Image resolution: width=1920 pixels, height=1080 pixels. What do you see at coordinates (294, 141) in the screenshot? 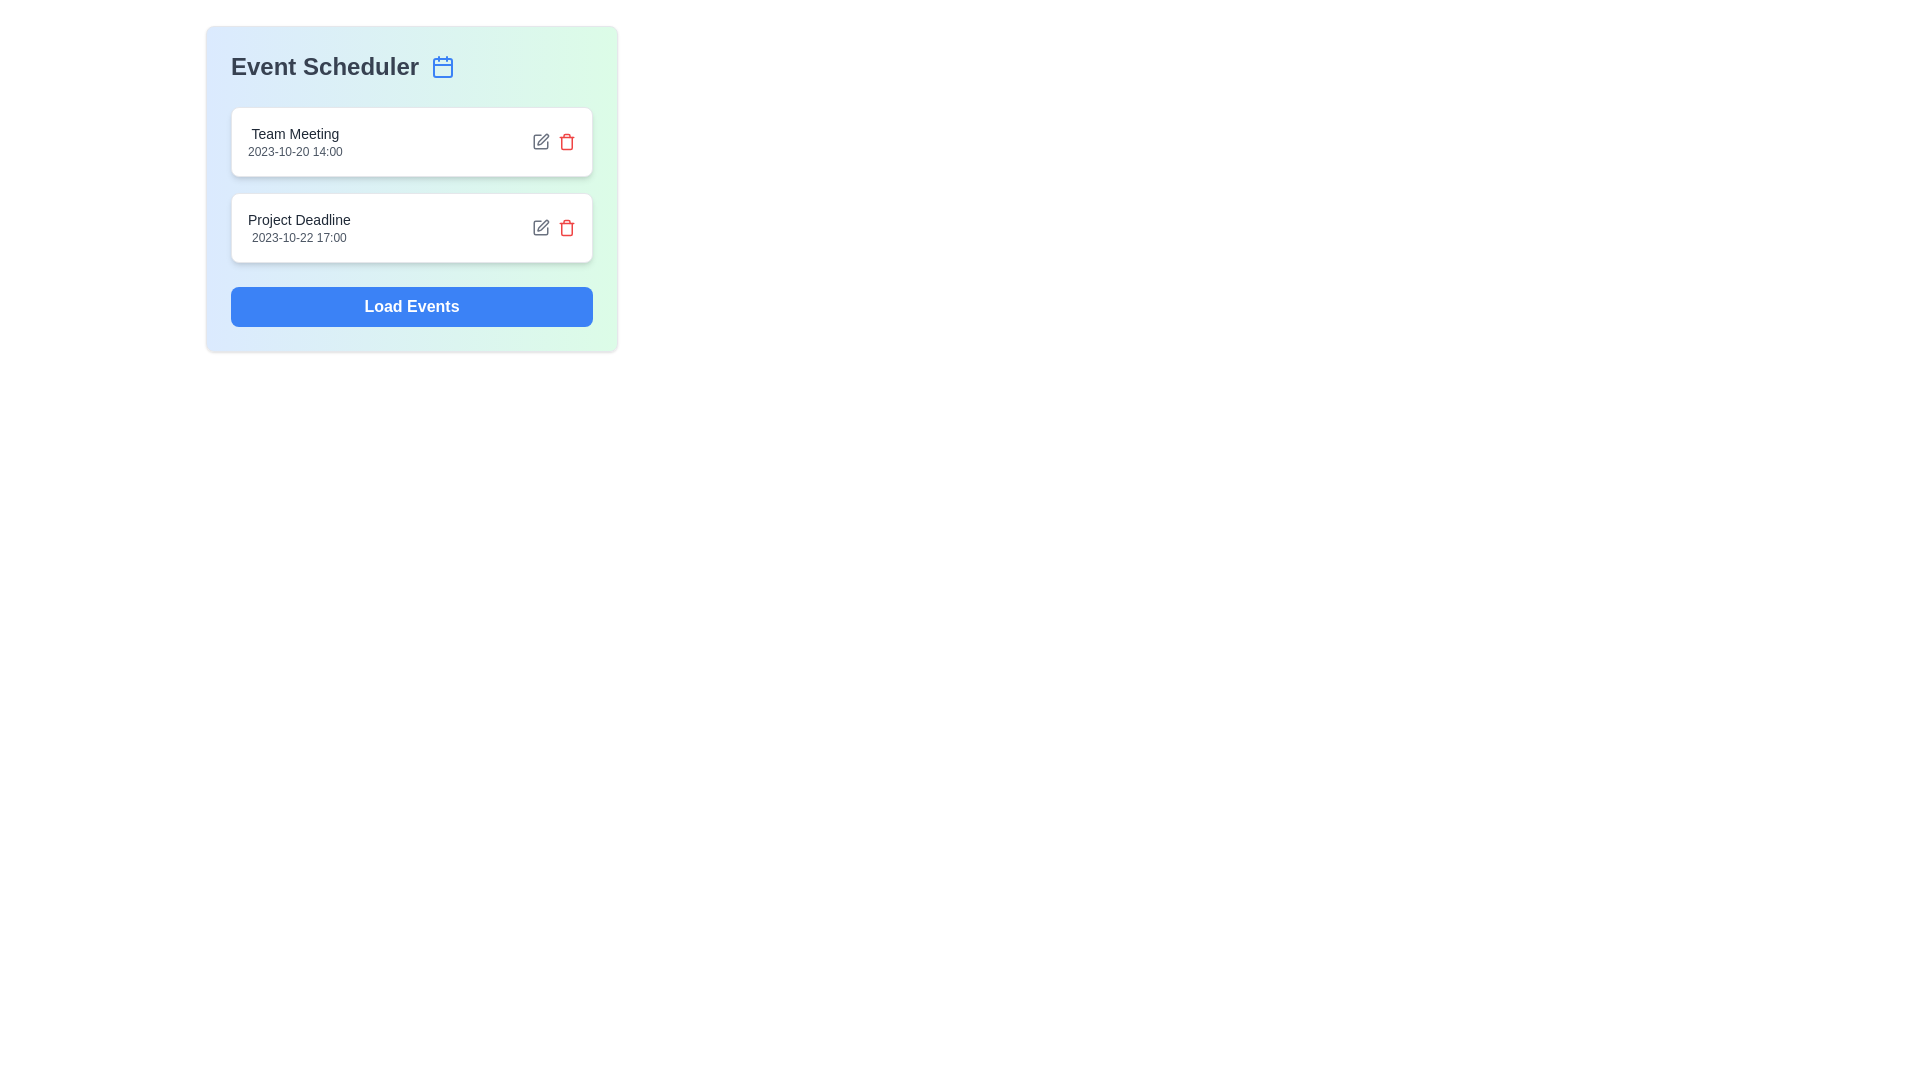
I see `the static label displaying 'Team Meeting' with the date '2023-10-20 14:00', which is located in the upper-left section of the interface, in the first position of the list of events` at bounding box center [294, 141].